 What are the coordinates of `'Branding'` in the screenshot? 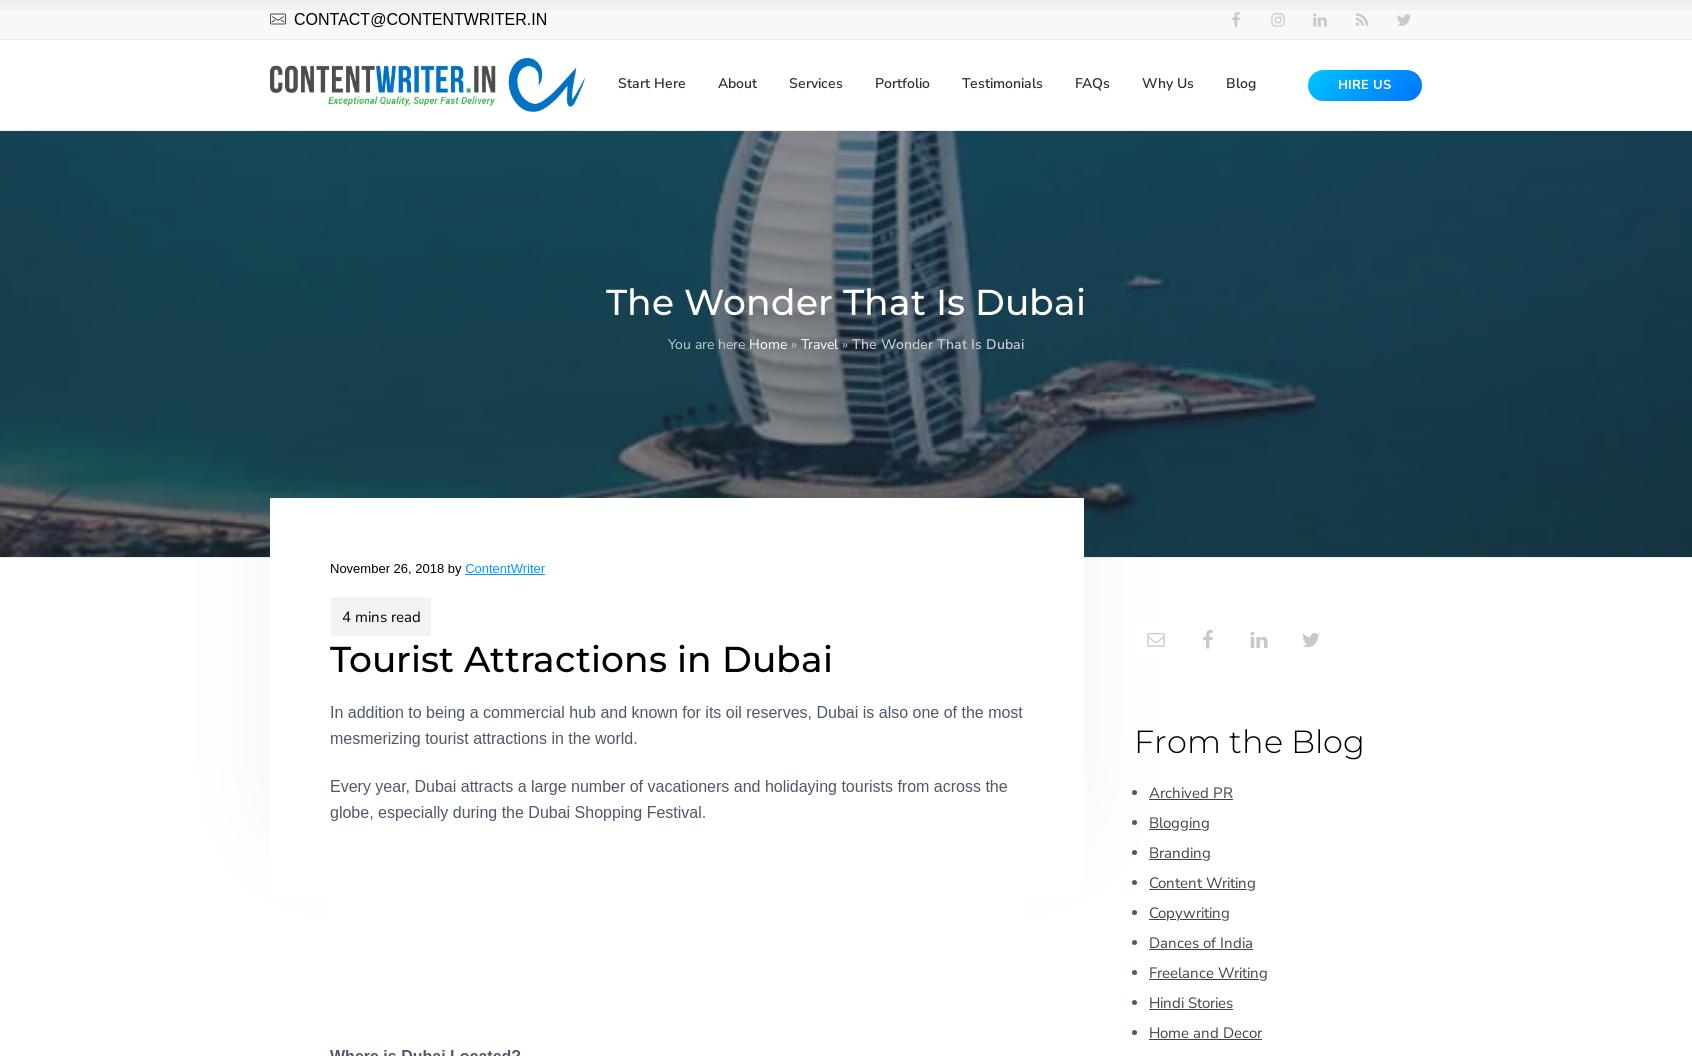 It's located at (1179, 851).